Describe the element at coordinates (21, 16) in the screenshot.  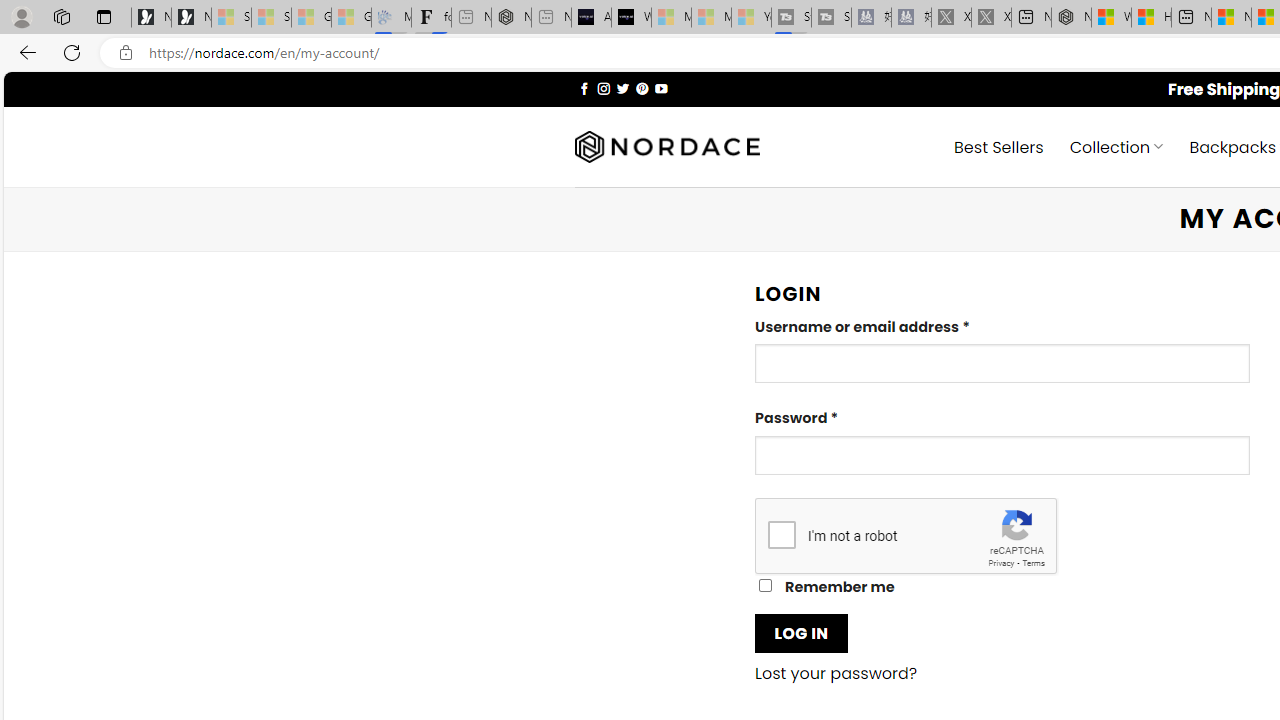
I see `'Personal Profile'` at that location.